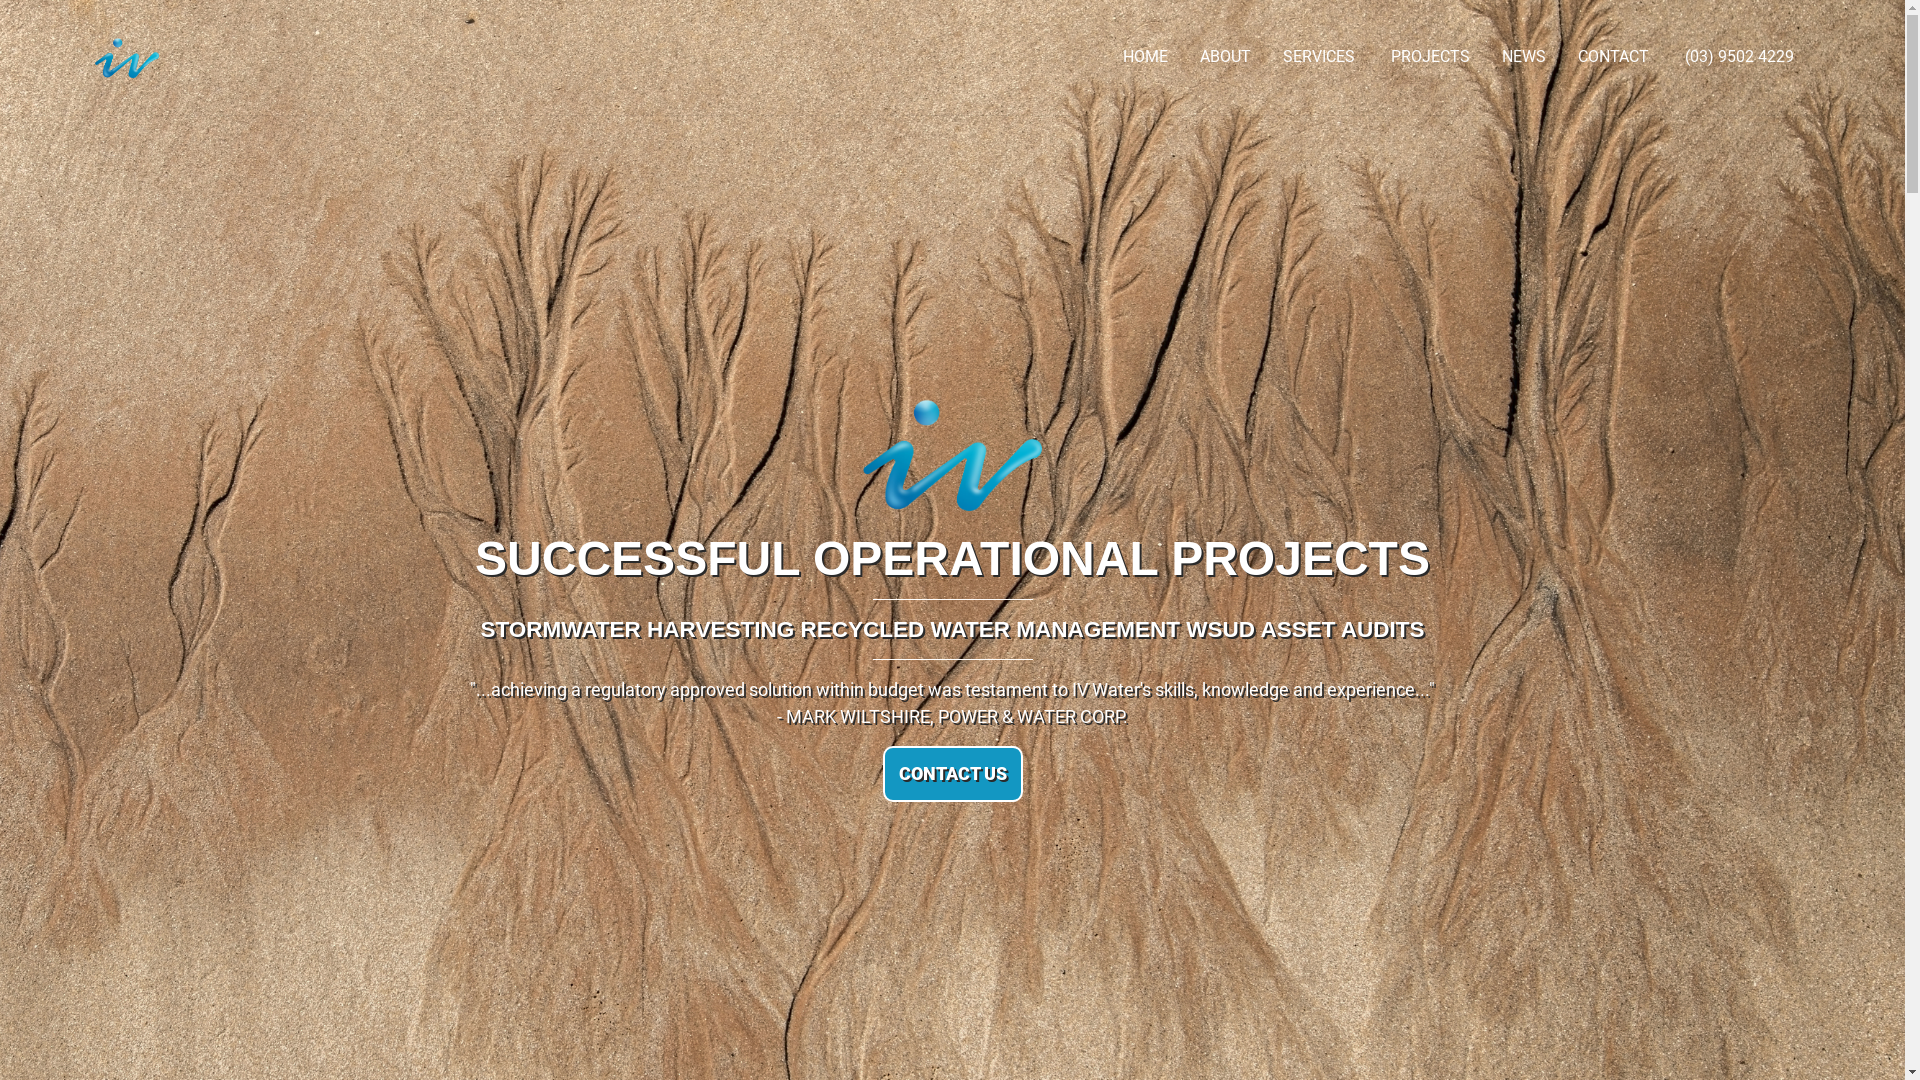  What do you see at coordinates (1429, 56) in the screenshot?
I see `'PROJECTS'` at bounding box center [1429, 56].